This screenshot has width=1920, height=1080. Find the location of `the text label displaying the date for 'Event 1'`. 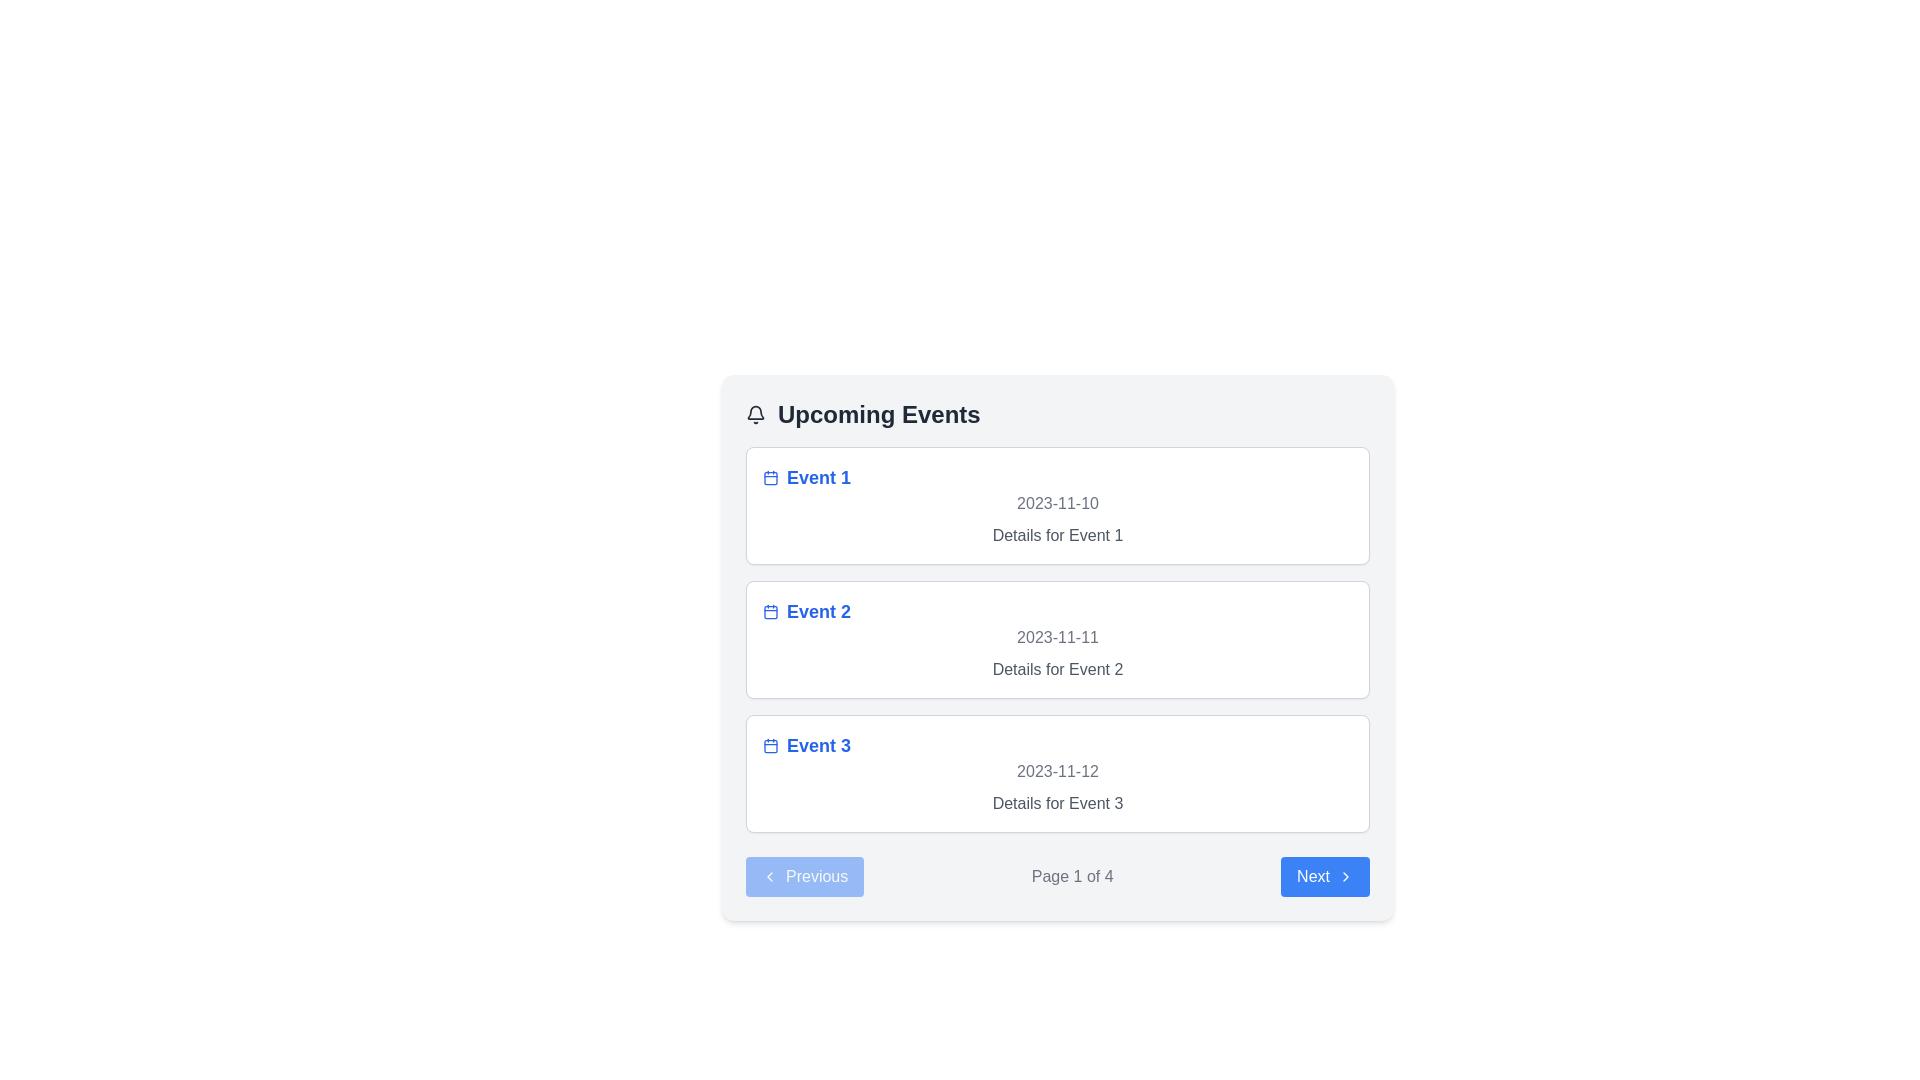

the text label displaying the date for 'Event 1' is located at coordinates (1056, 503).